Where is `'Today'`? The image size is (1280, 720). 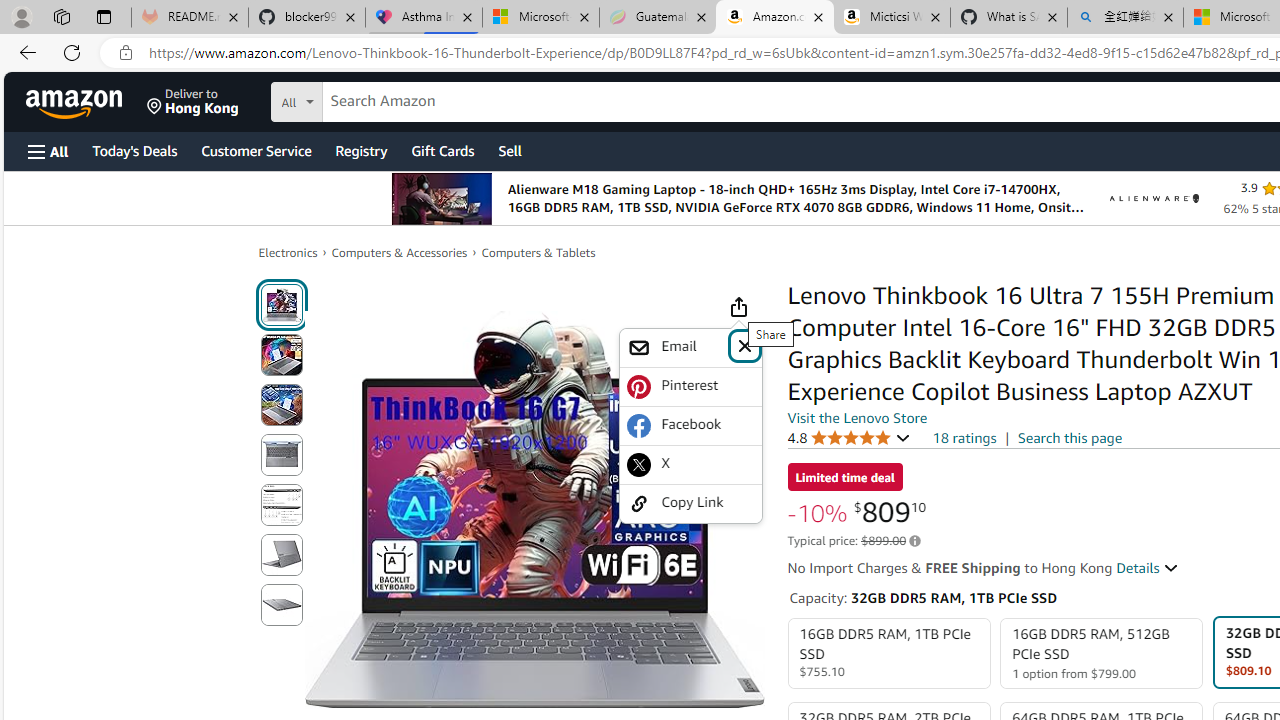
'Today' is located at coordinates (133, 149).